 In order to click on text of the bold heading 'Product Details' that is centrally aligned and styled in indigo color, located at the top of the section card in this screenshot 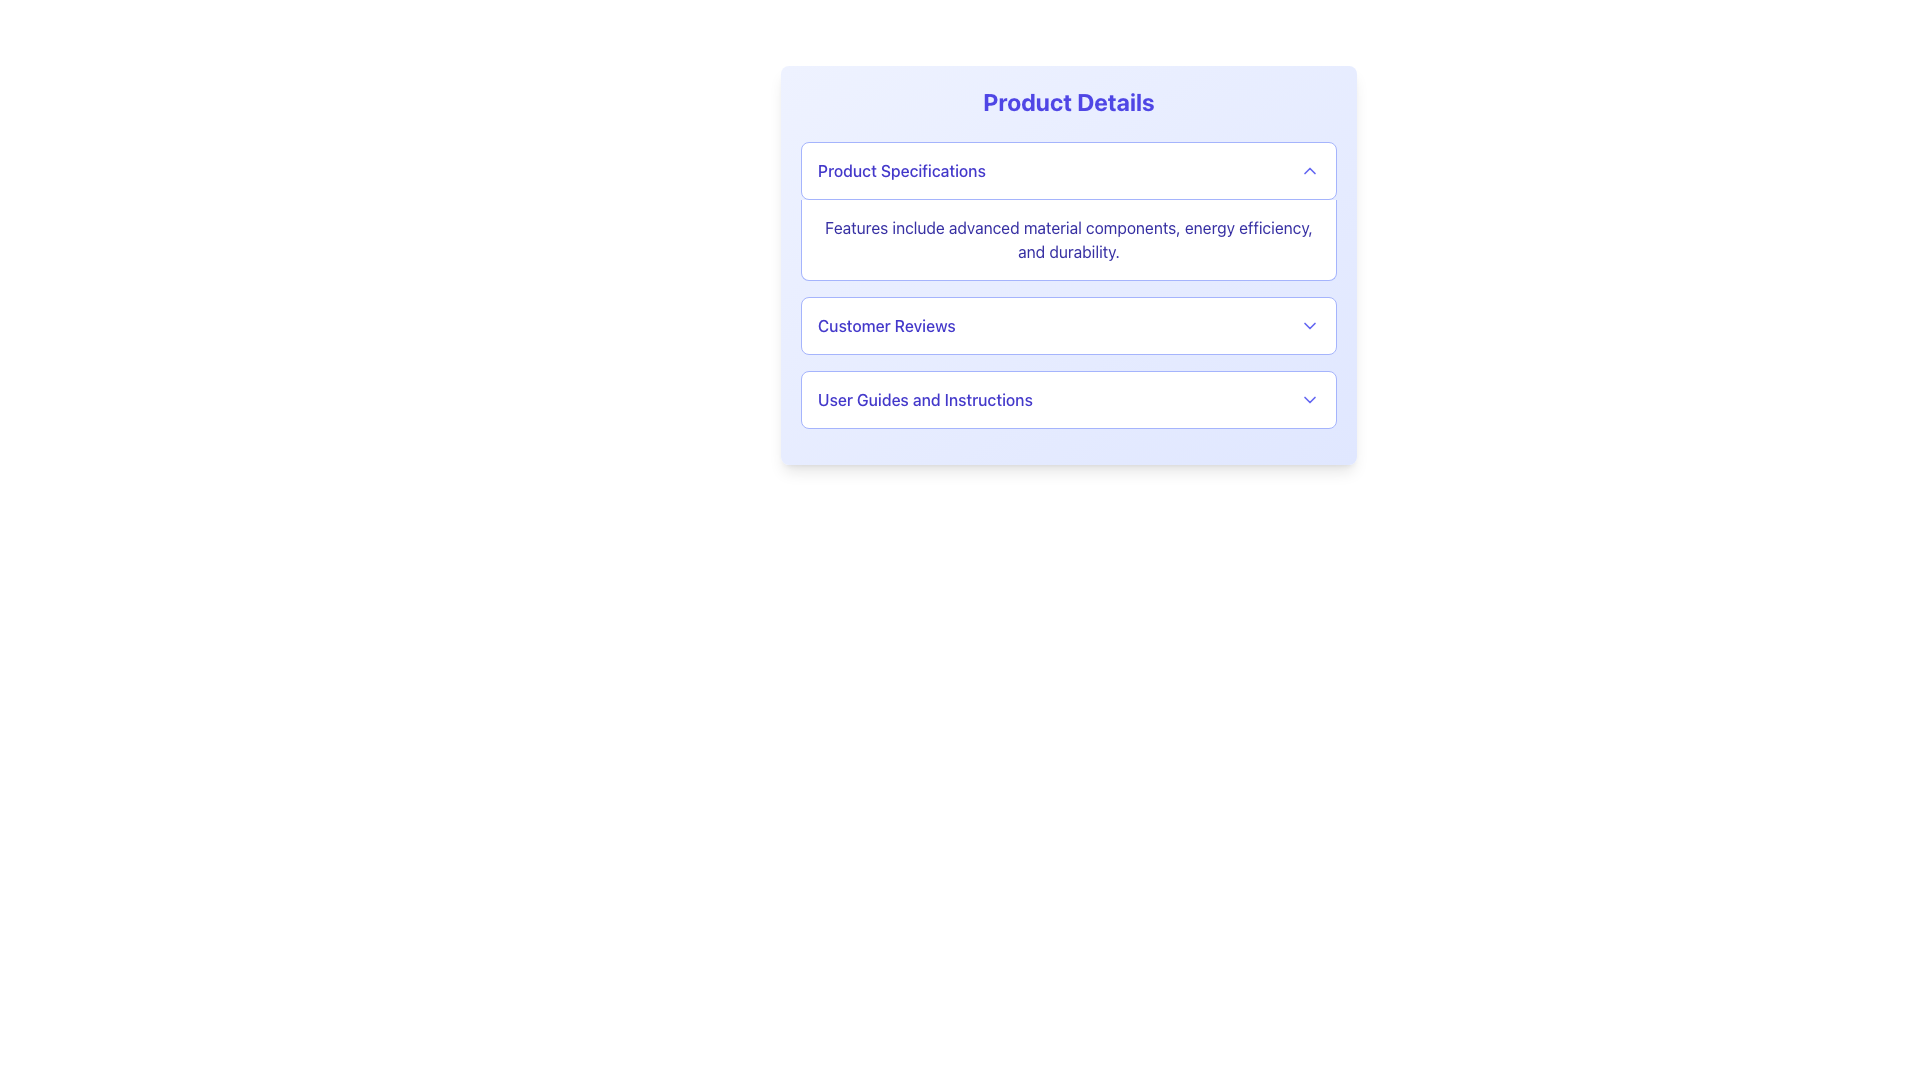, I will do `click(1068, 101)`.